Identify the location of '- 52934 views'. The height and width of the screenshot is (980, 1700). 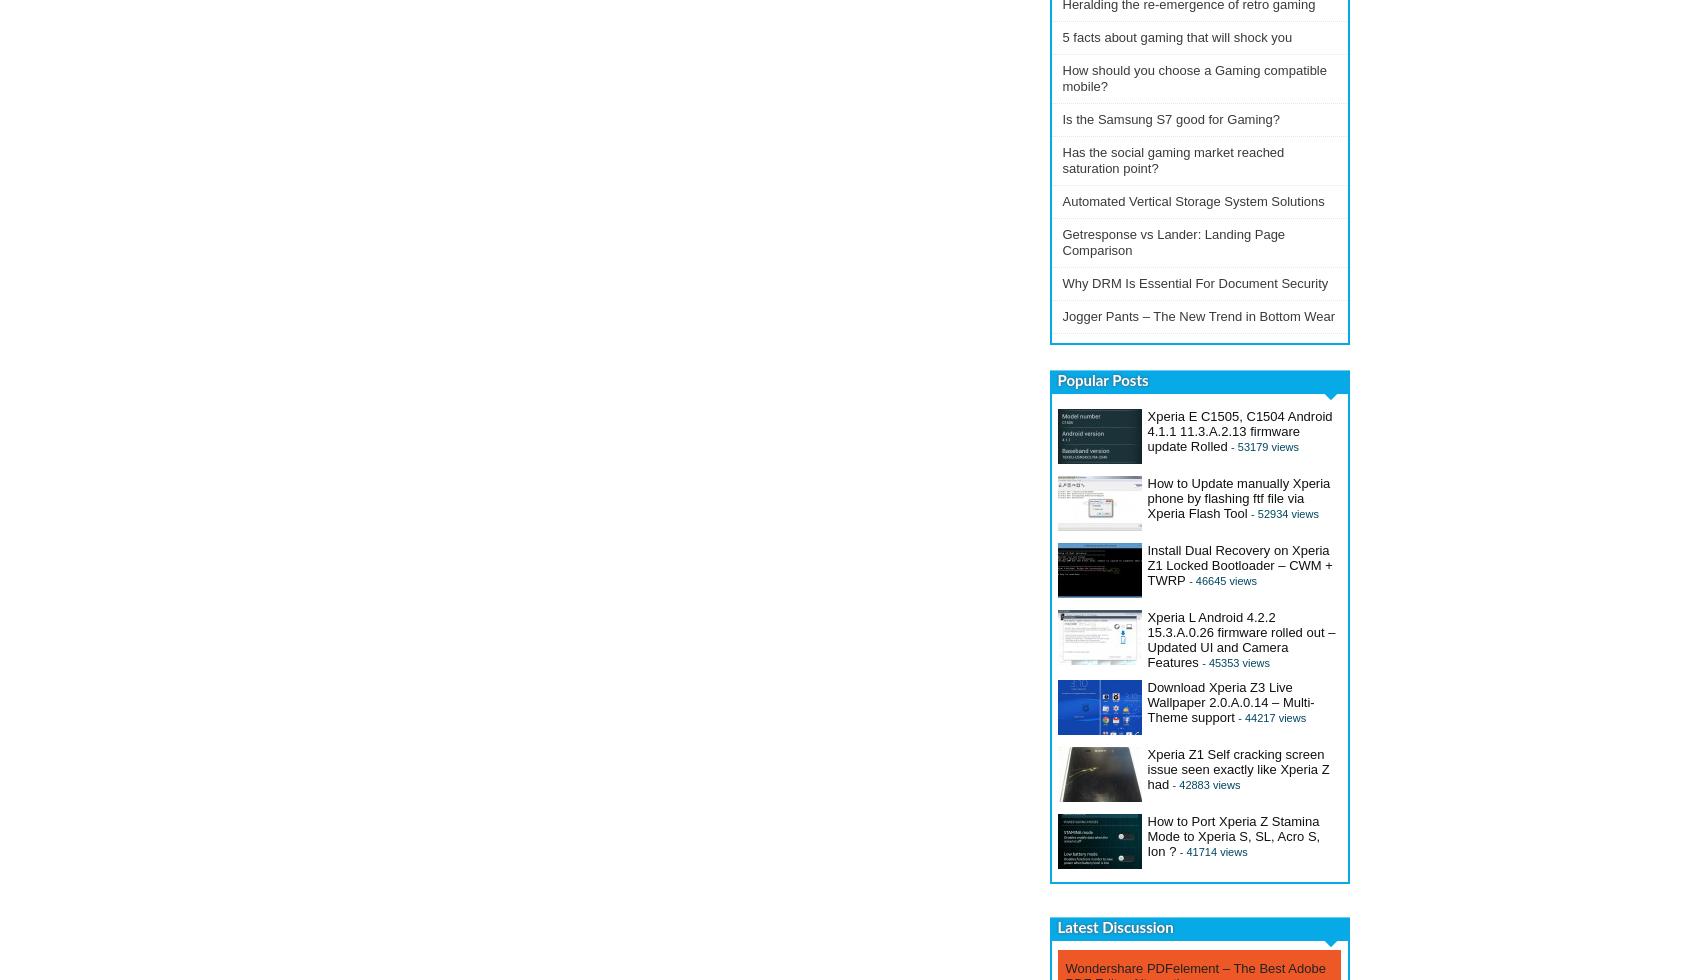
(1284, 514).